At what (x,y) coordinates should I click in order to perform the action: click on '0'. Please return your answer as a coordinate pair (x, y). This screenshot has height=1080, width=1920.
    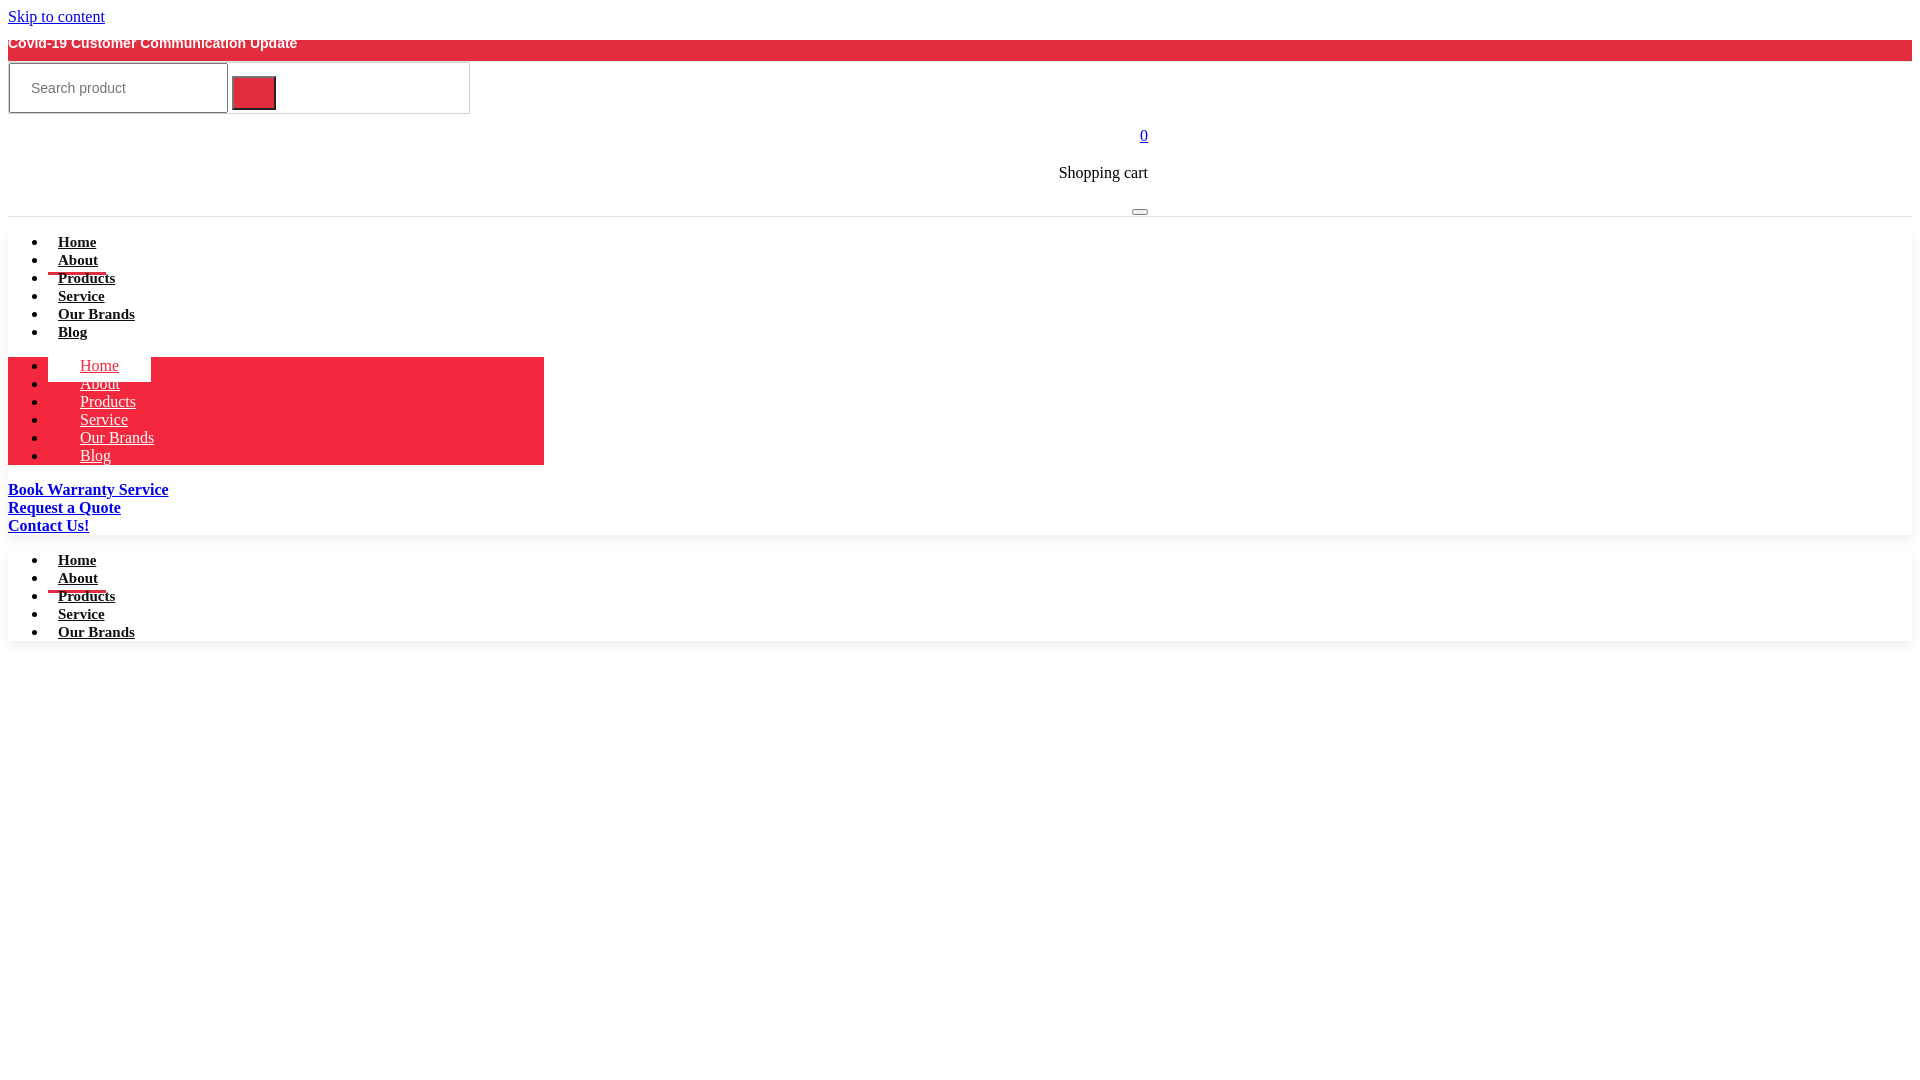
    Looking at the image, I should click on (1140, 135).